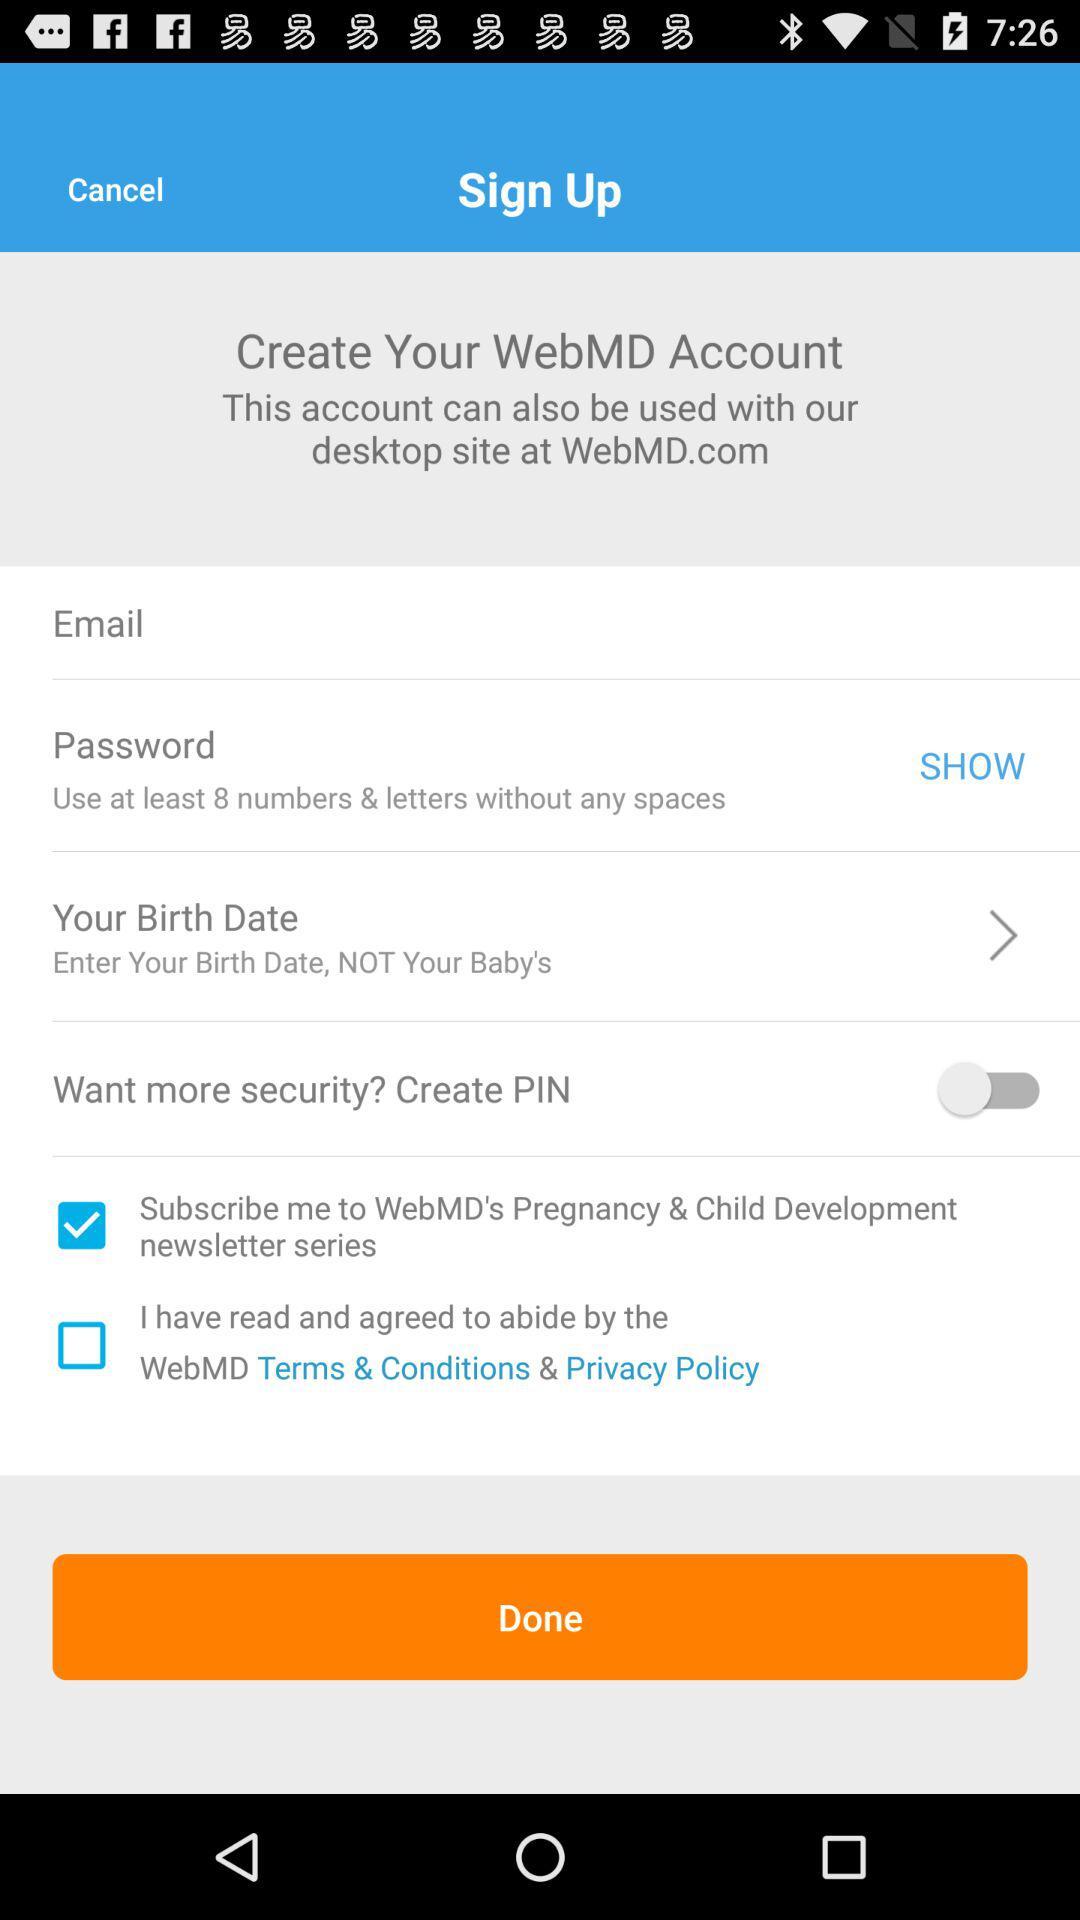  I want to click on the done item, so click(540, 1617).